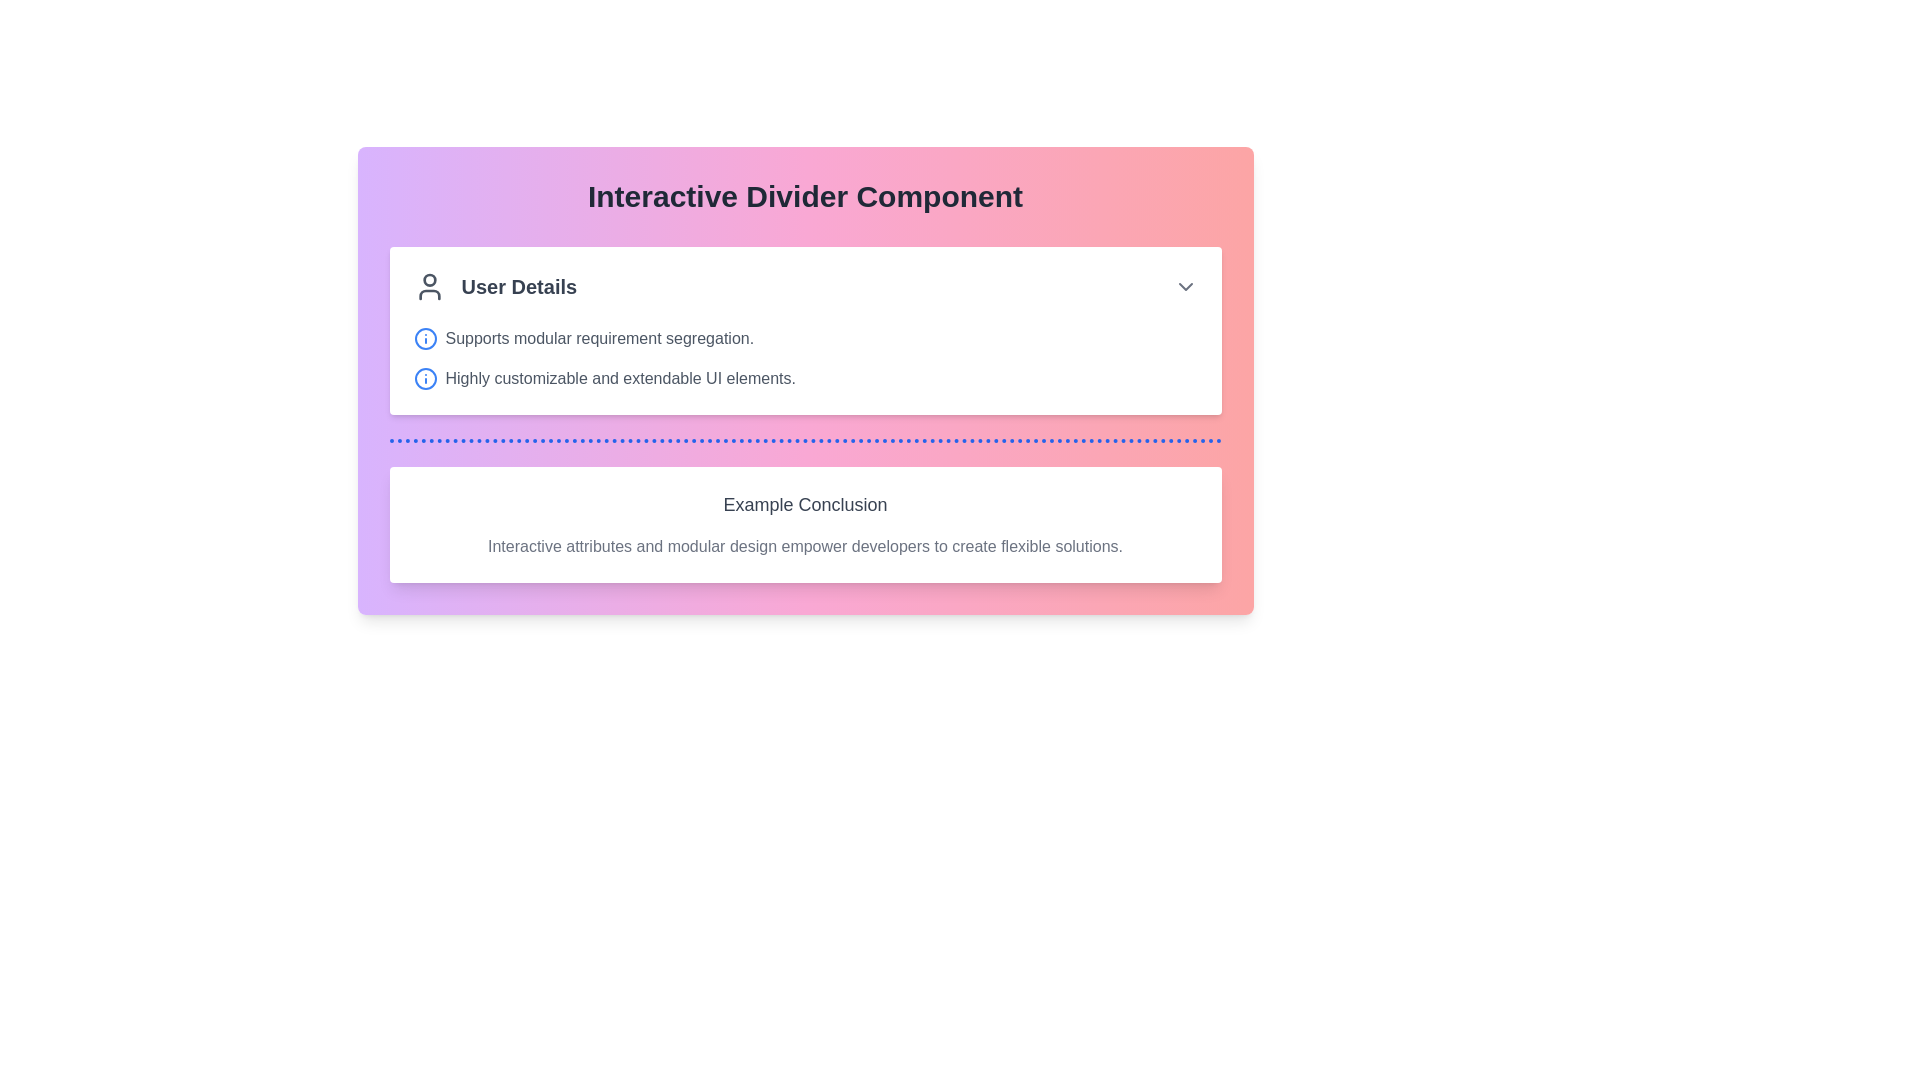 This screenshot has height=1080, width=1920. Describe the element at coordinates (805, 439) in the screenshot. I see `the horizontal dotted blue divider line that separates the 'User Details' section from the 'Example Conclusion' section` at that location.